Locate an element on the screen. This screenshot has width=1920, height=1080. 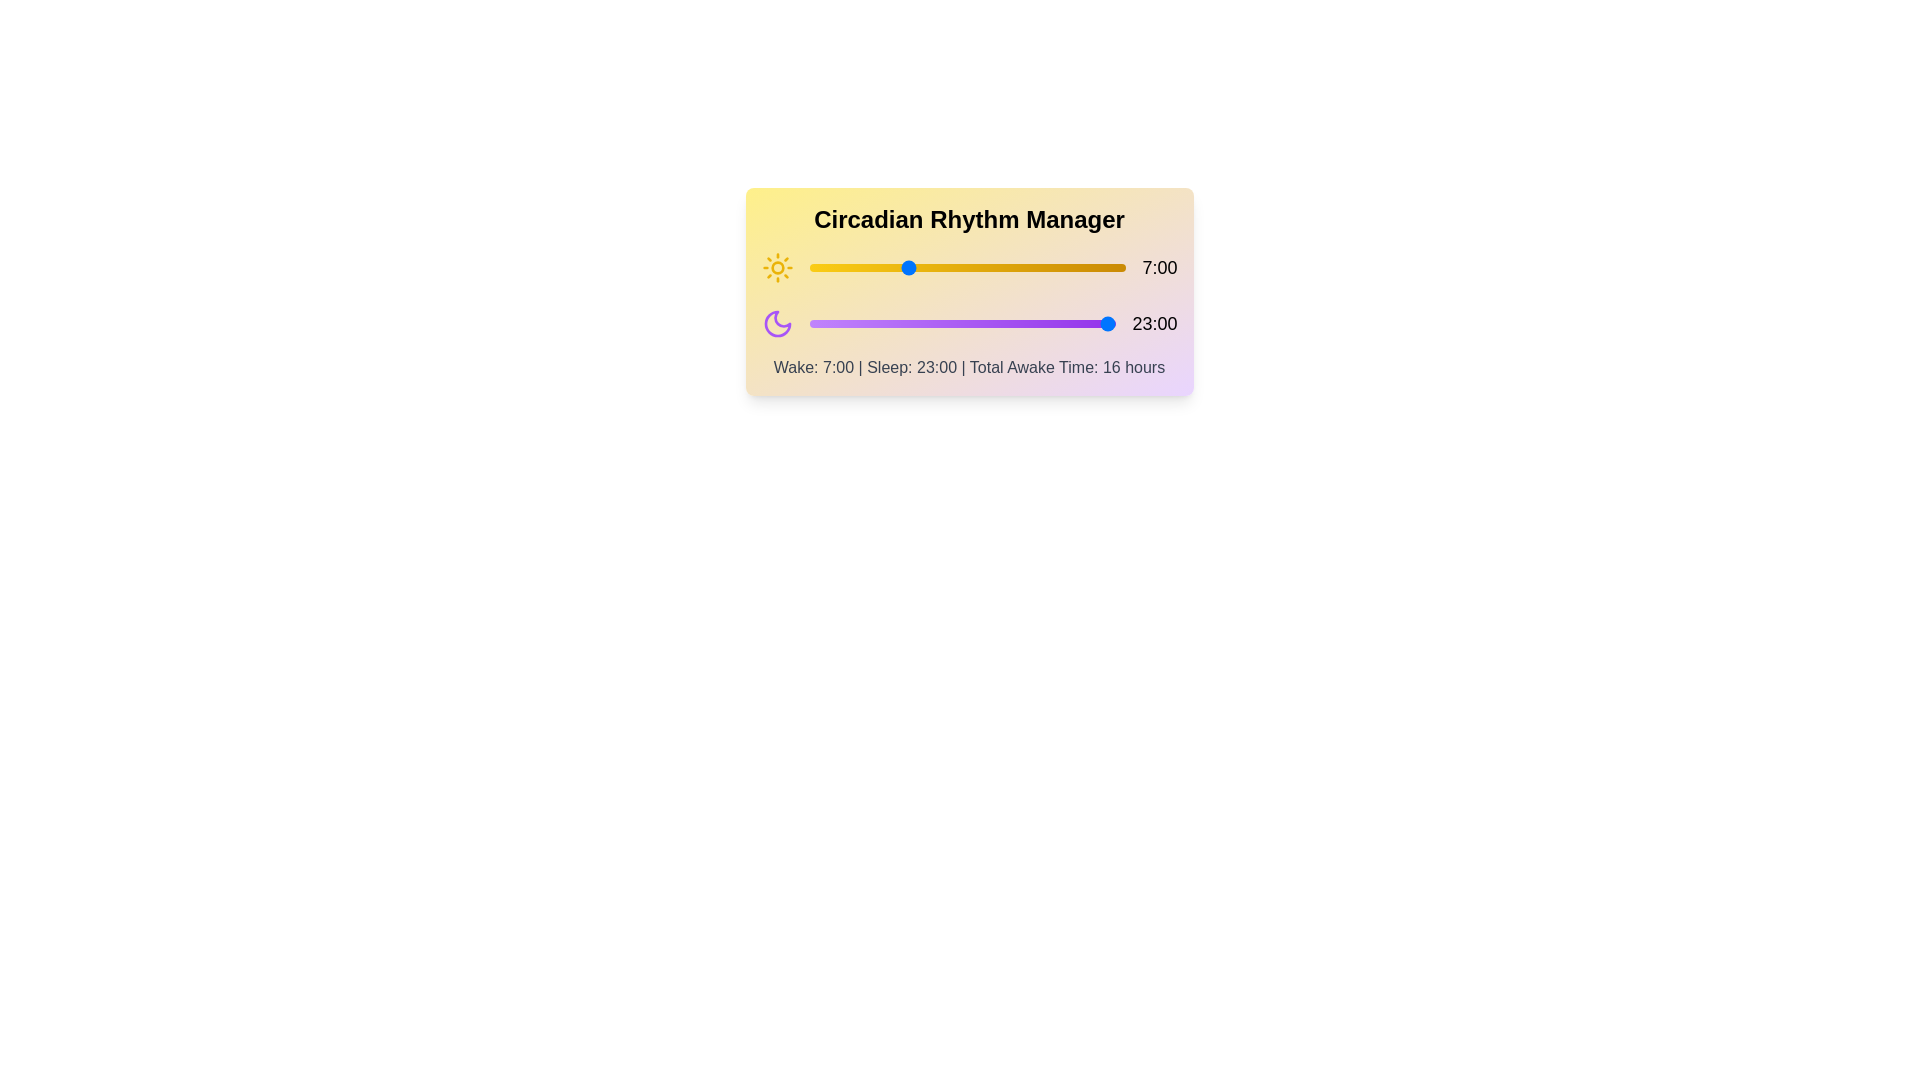
the sleep hour slider to 20 is located at coordinates (1075, 323).